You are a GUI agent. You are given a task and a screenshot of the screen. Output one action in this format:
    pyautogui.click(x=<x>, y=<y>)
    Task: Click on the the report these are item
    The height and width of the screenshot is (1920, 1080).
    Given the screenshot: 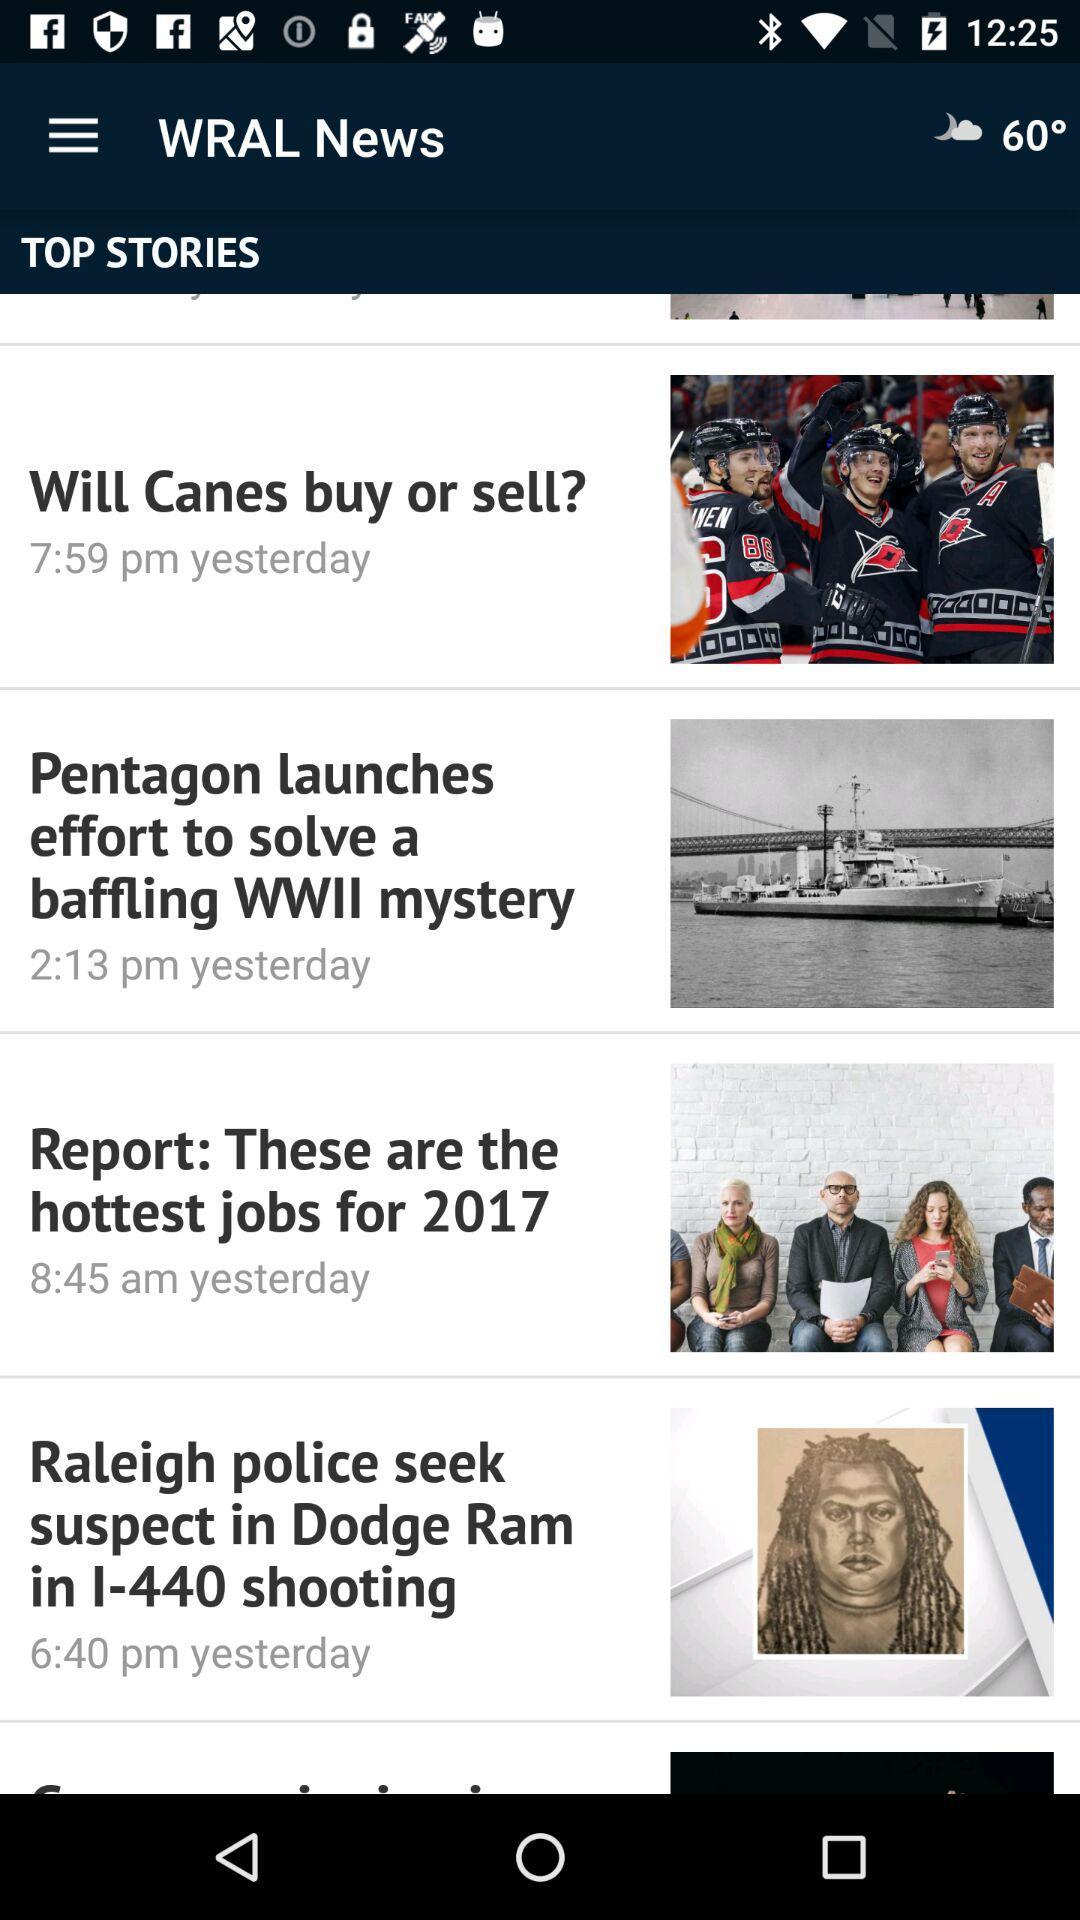 What is the action you would take?
    pyautogui.click(x=321, y=1179)
    